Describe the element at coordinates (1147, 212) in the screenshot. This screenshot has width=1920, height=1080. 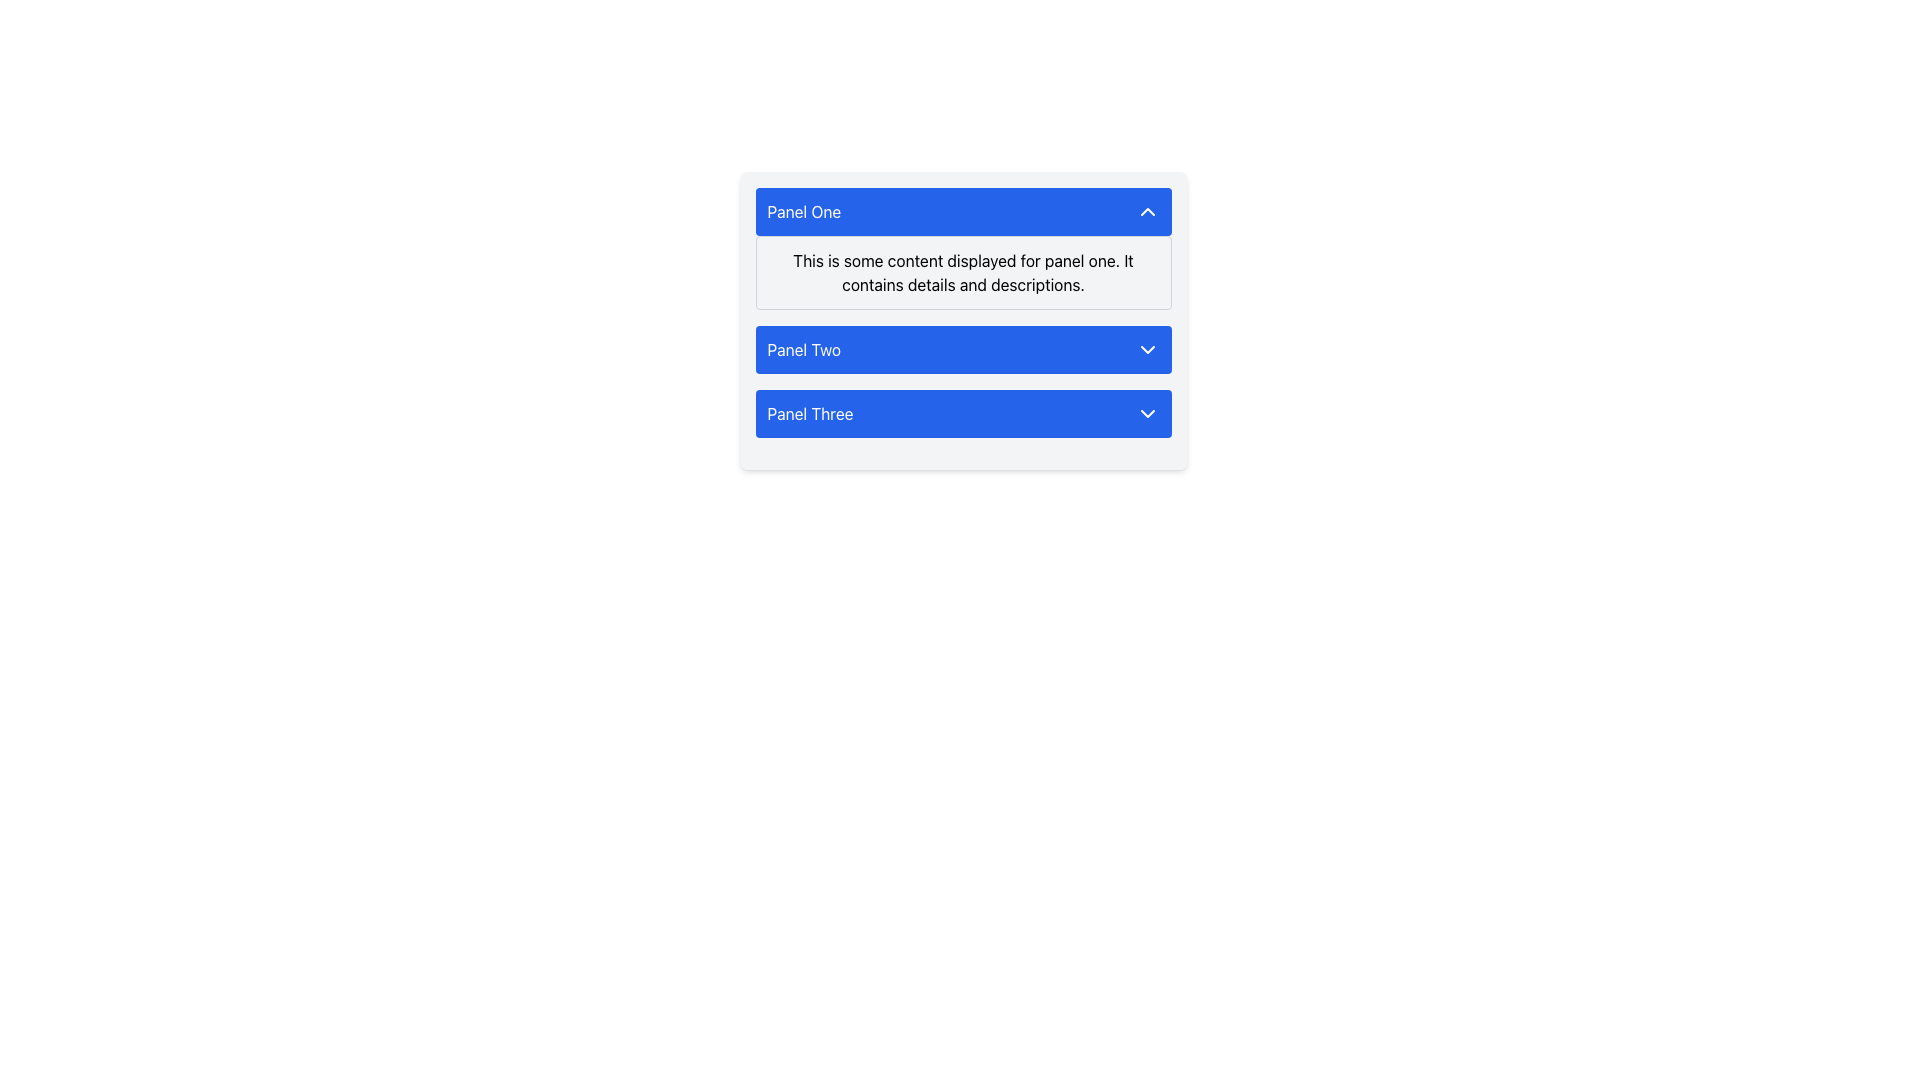
I see `the chevron-shaped arrow icon located to the right of the text 'Panel One'` at that location.